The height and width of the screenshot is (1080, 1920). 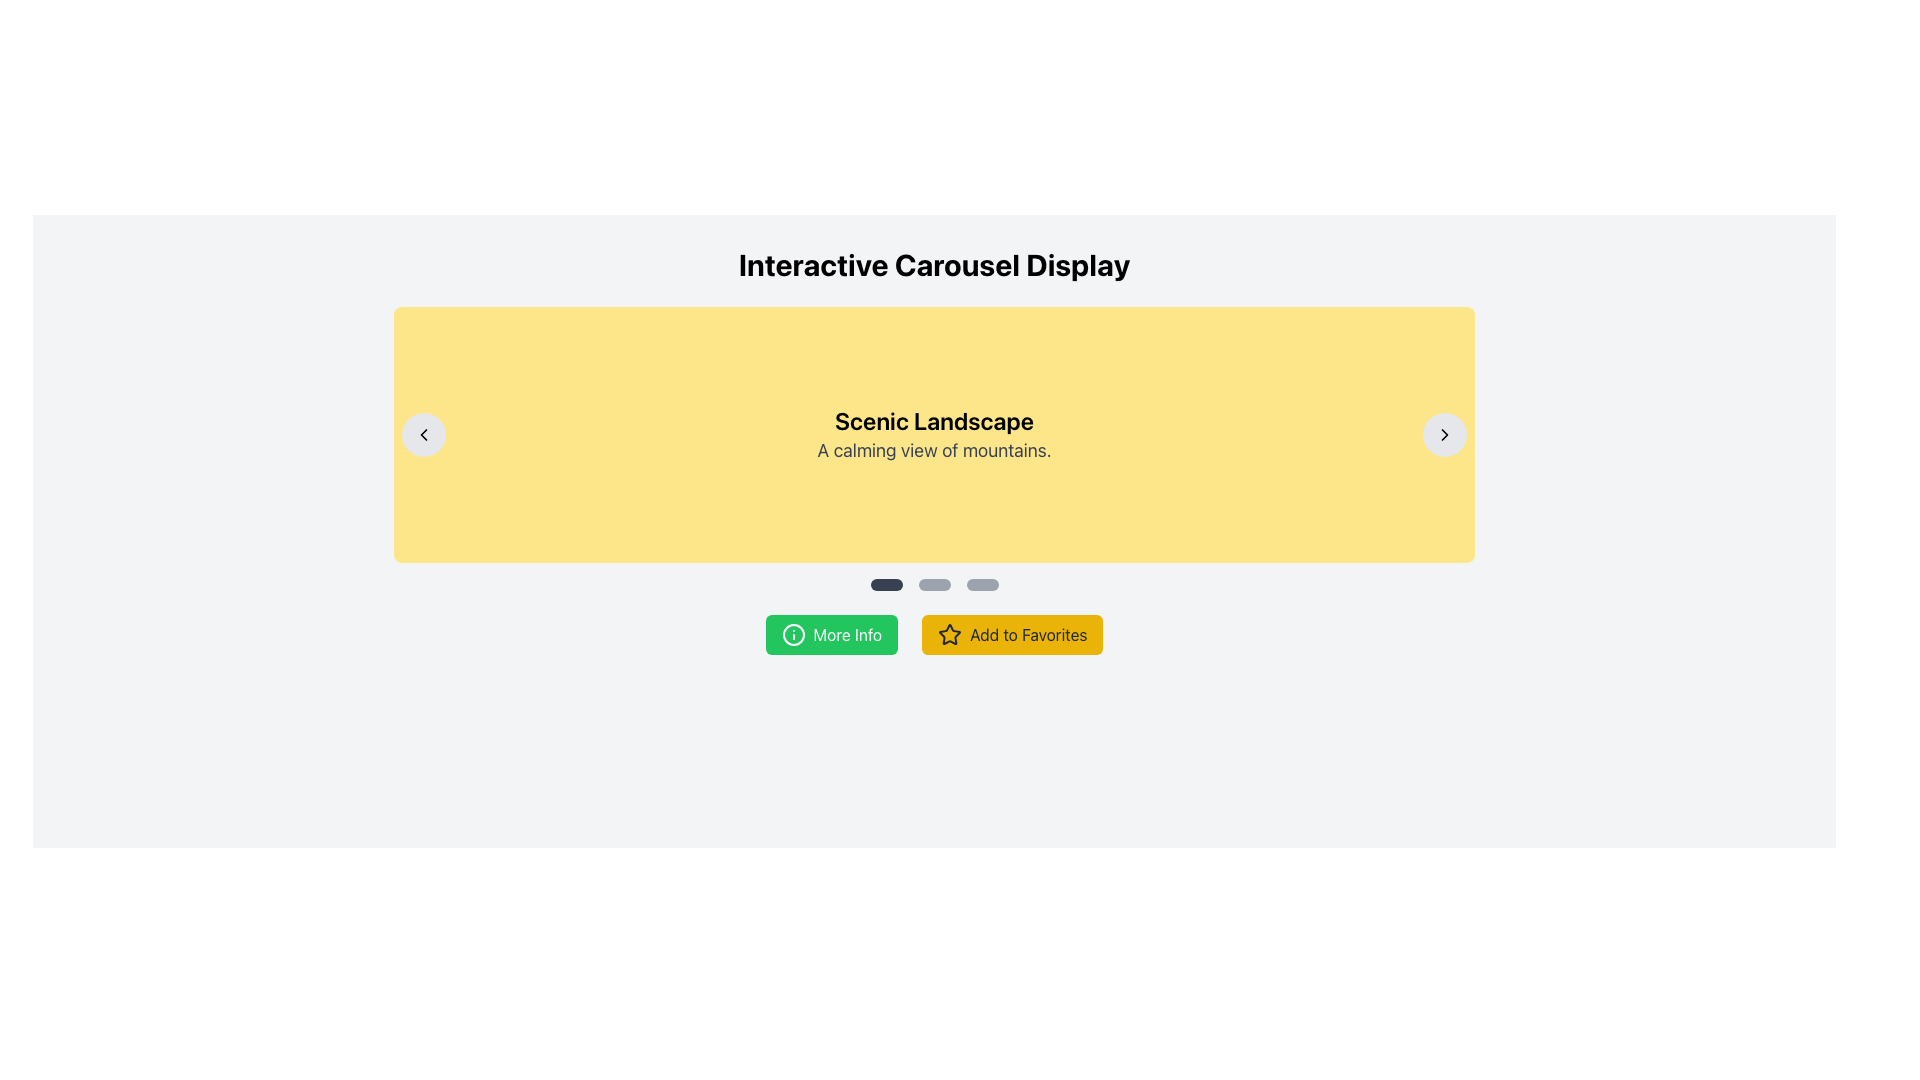 I want to click on the star icon, which is outlined in black and filled with yellow, located inside the 'Add to Favorites' button, so click(x=949, y=634).